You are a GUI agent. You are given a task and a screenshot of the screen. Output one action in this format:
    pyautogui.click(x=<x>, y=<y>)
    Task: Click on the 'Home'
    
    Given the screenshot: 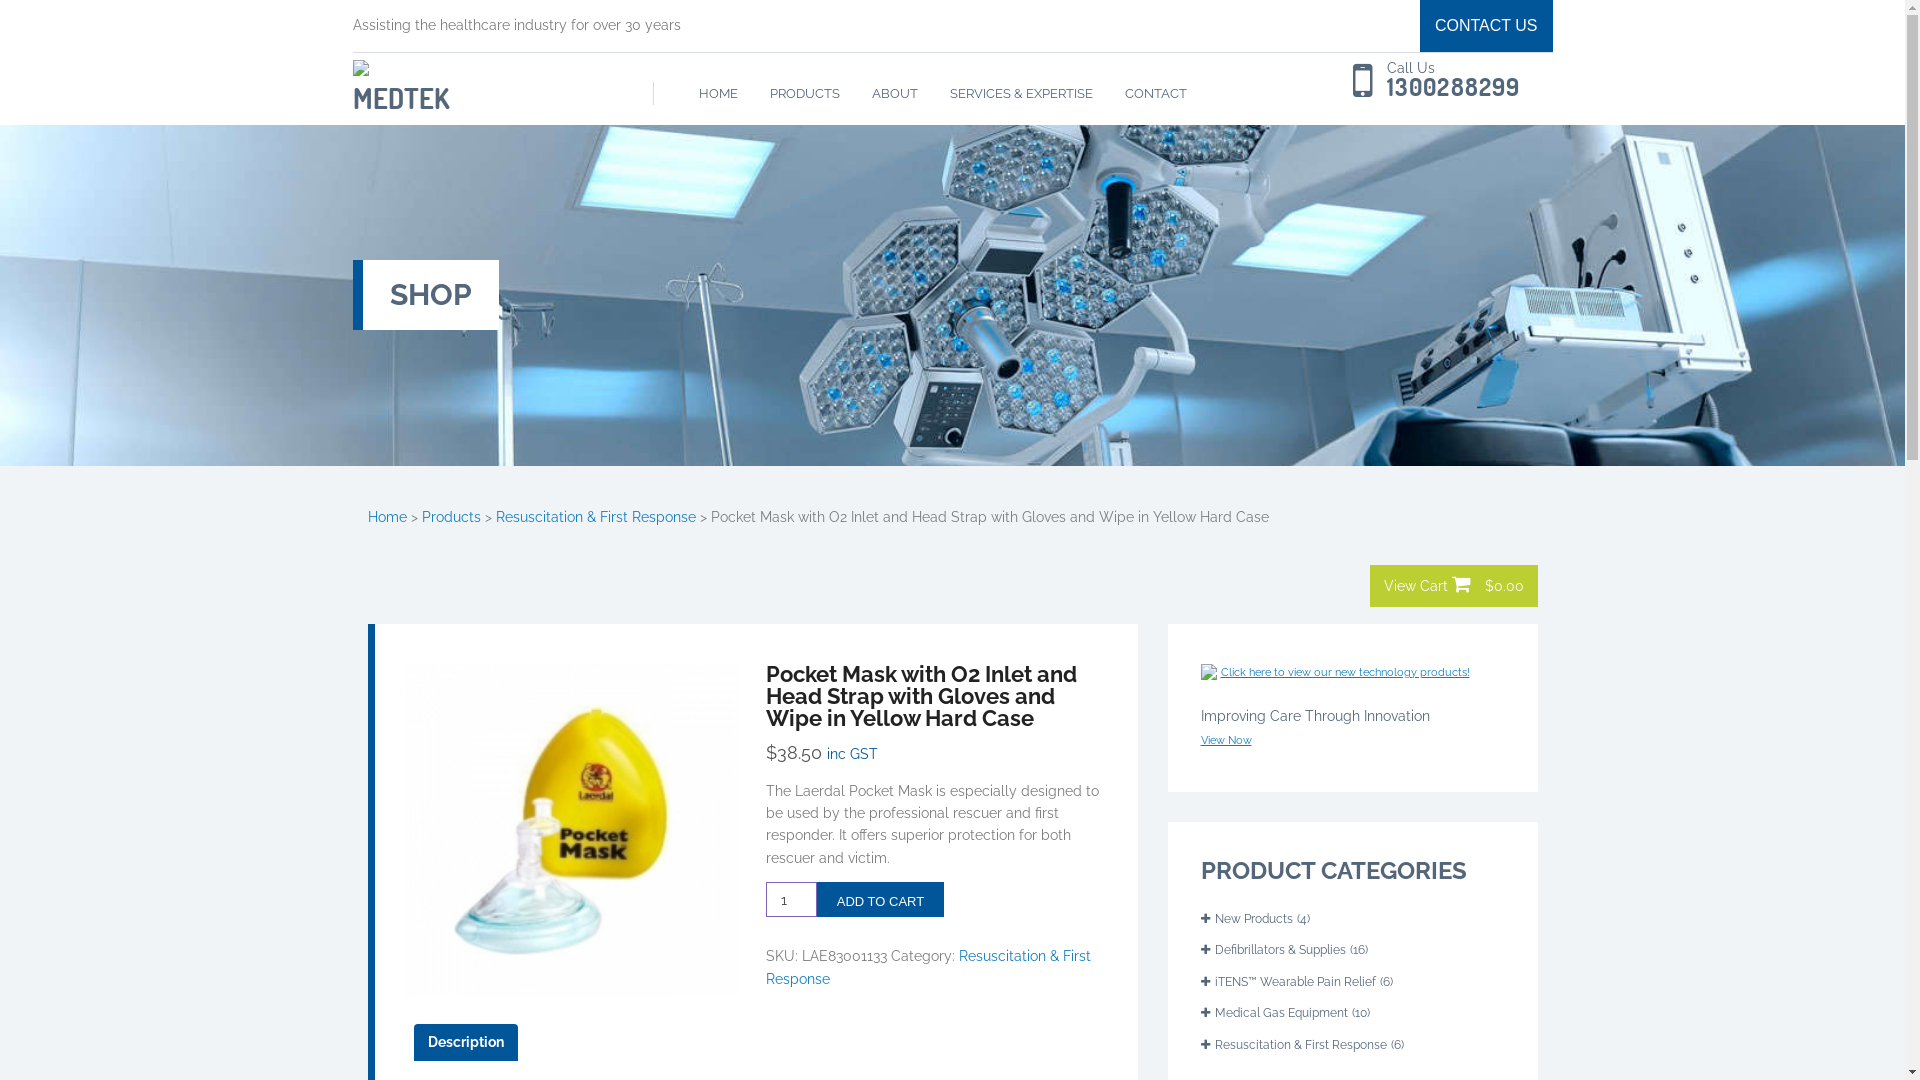 What is the action you would take?
    pyautogui.click(x=387, y=515)
    